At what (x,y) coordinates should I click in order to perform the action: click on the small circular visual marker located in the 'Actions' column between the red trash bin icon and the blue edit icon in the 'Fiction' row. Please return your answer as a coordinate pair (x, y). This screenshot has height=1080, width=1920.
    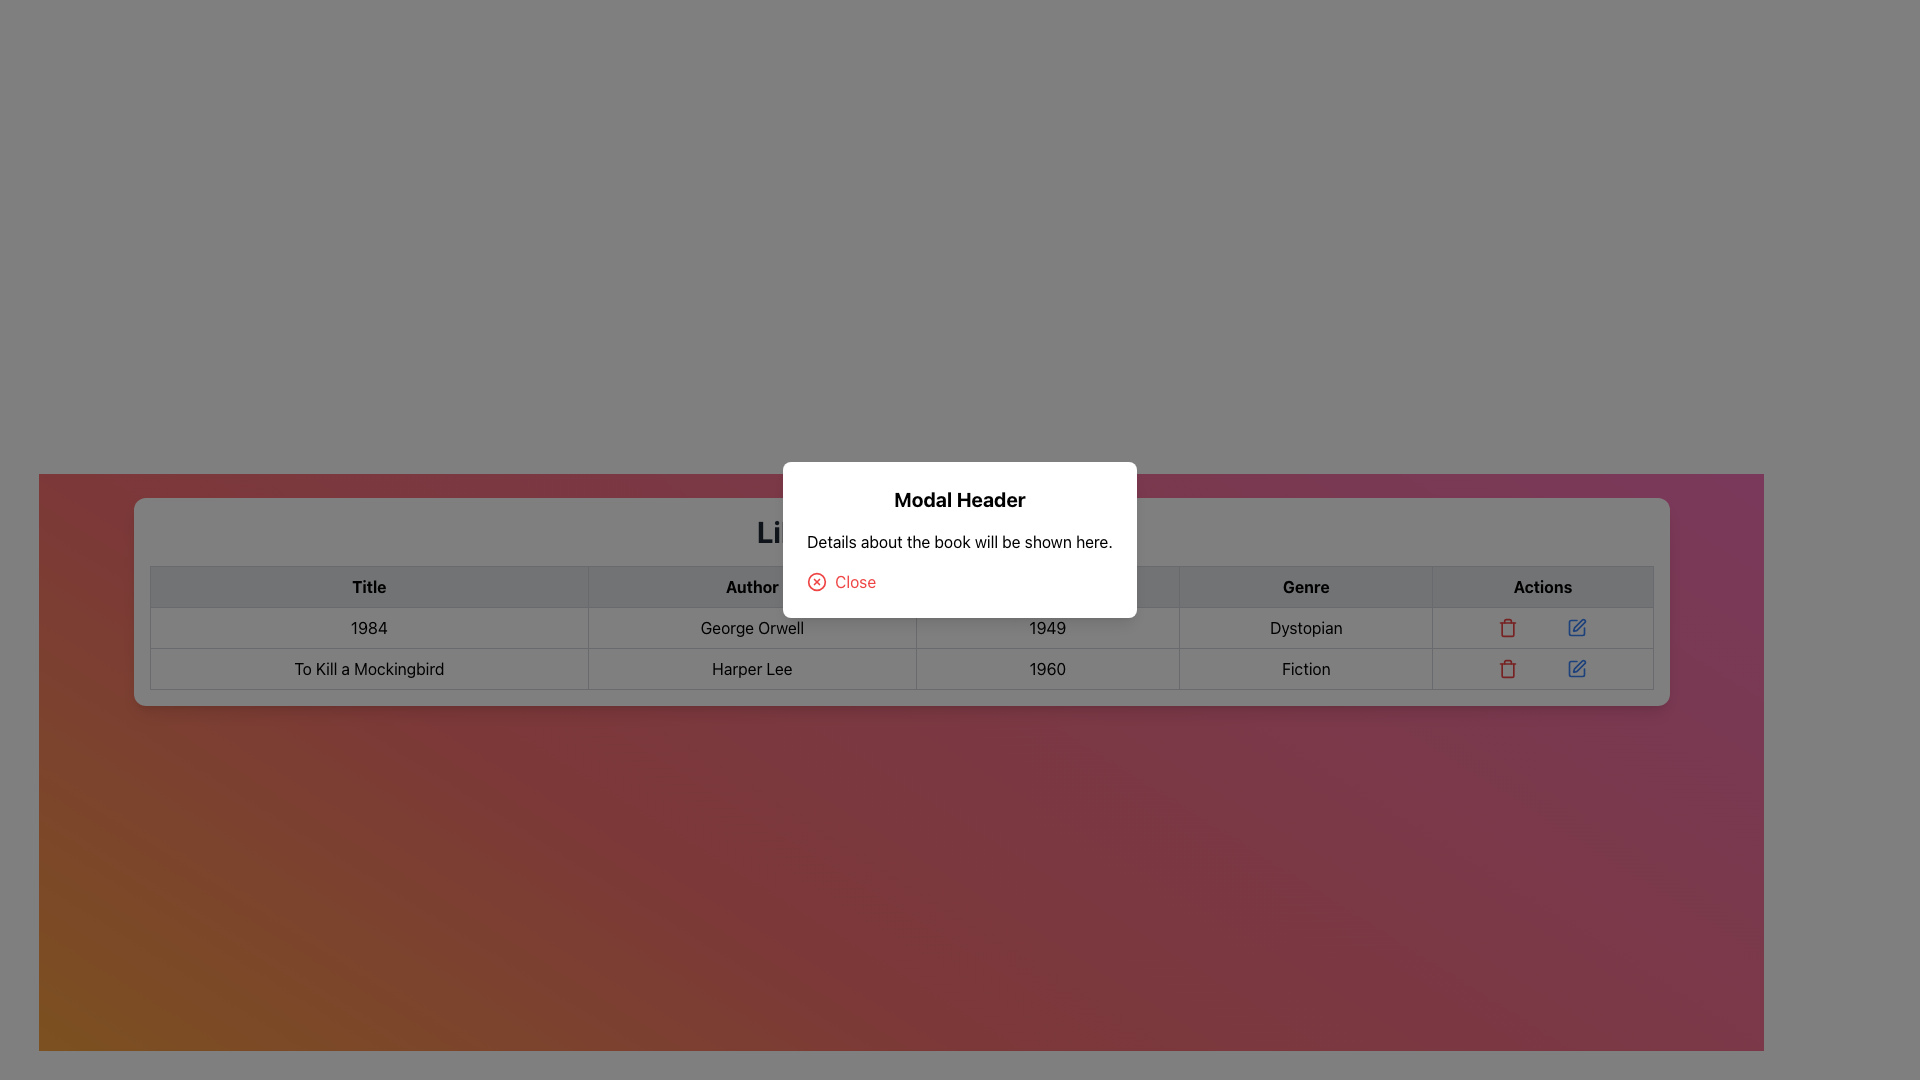
    Looking at the image, I should click on (1541, 668).